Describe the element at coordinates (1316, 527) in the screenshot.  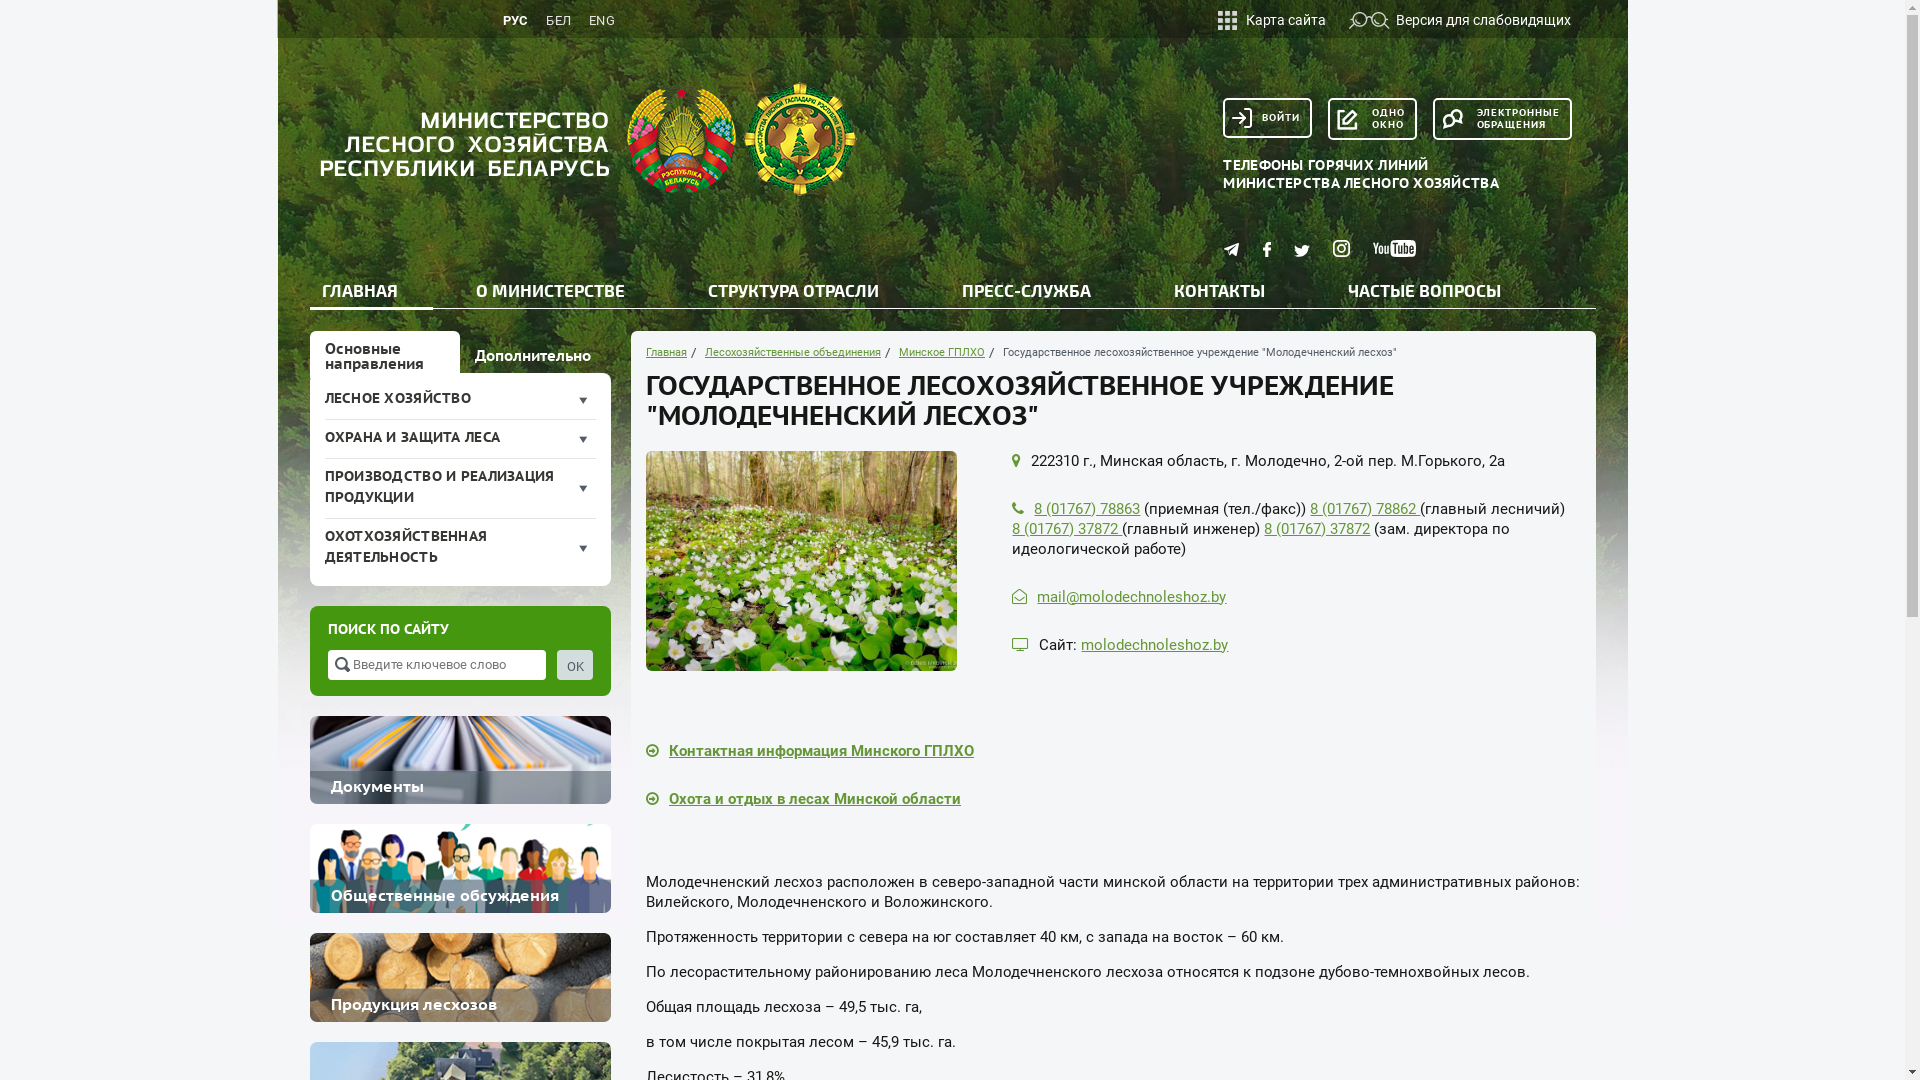
I see `'8 (01767) 37872'` at that location.